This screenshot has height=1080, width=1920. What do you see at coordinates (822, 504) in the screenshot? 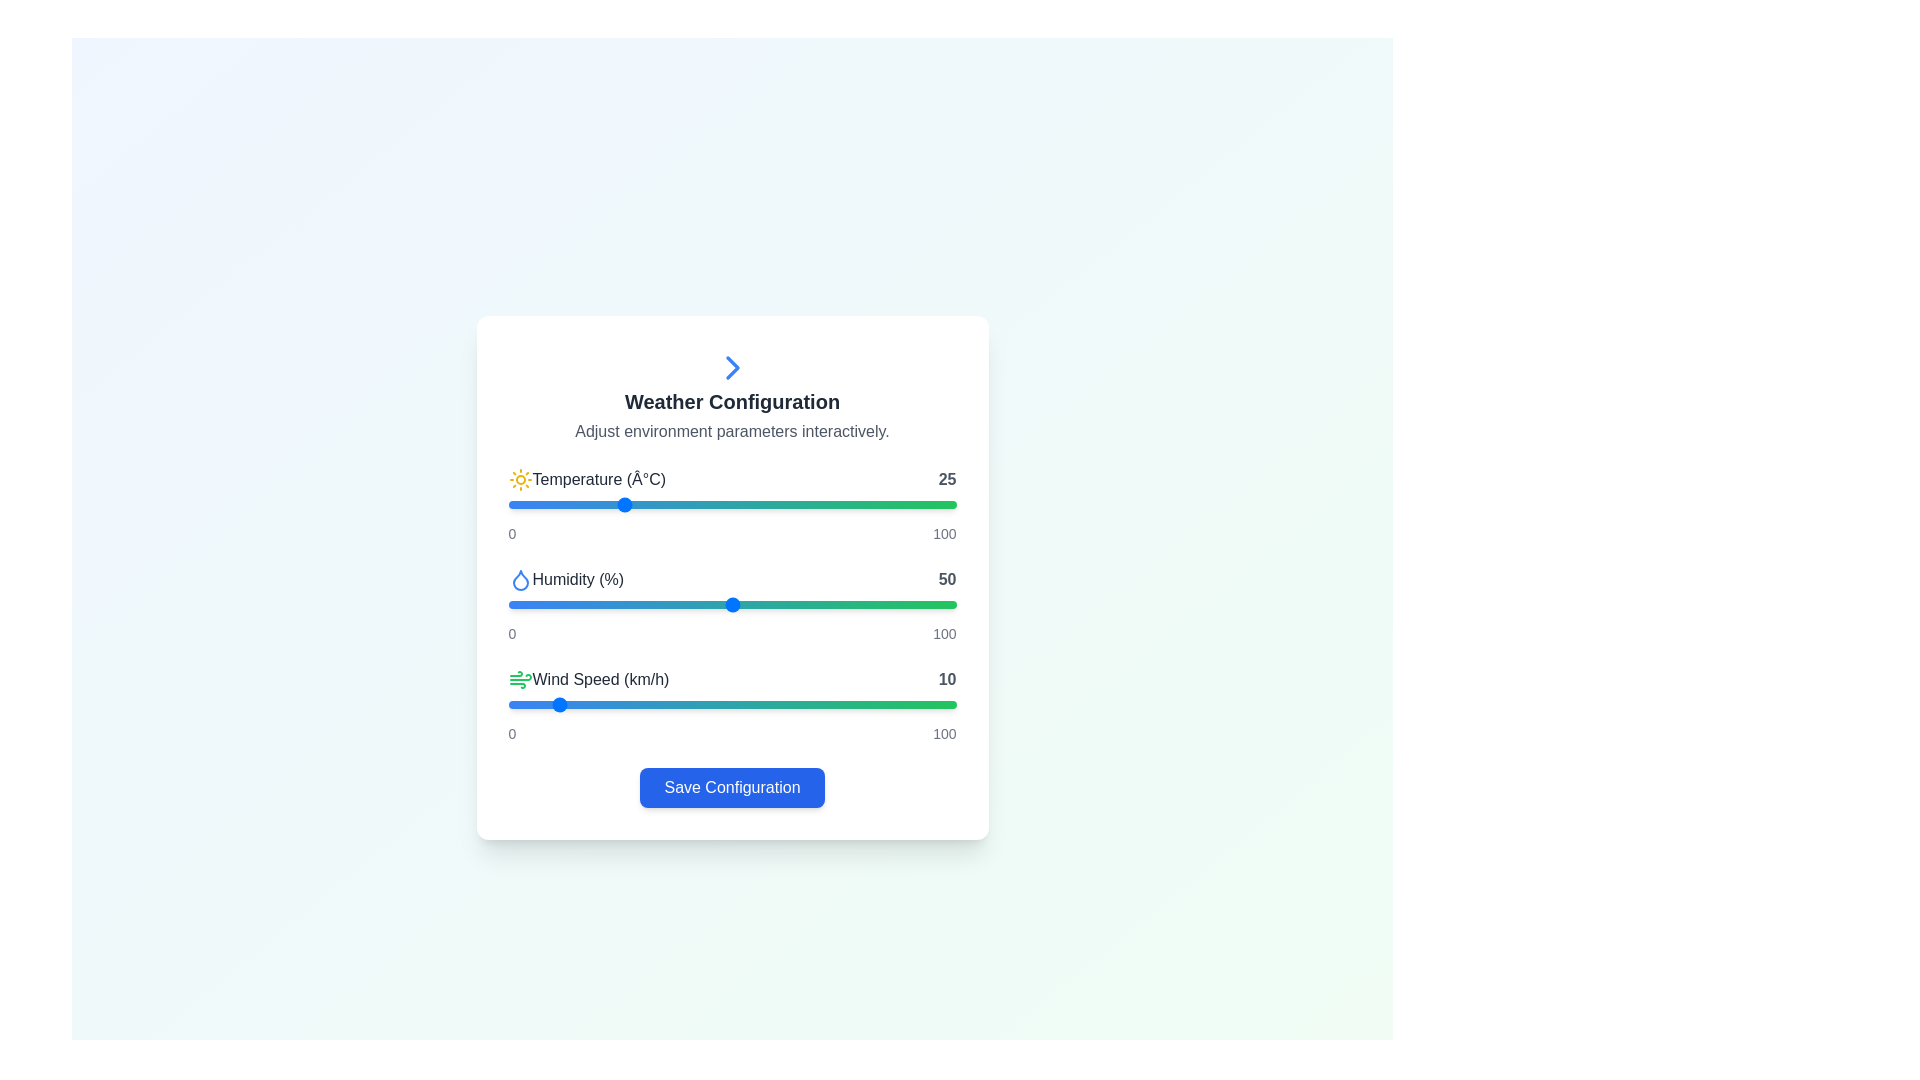
I see `temperature` at bounding box center [822, 504].